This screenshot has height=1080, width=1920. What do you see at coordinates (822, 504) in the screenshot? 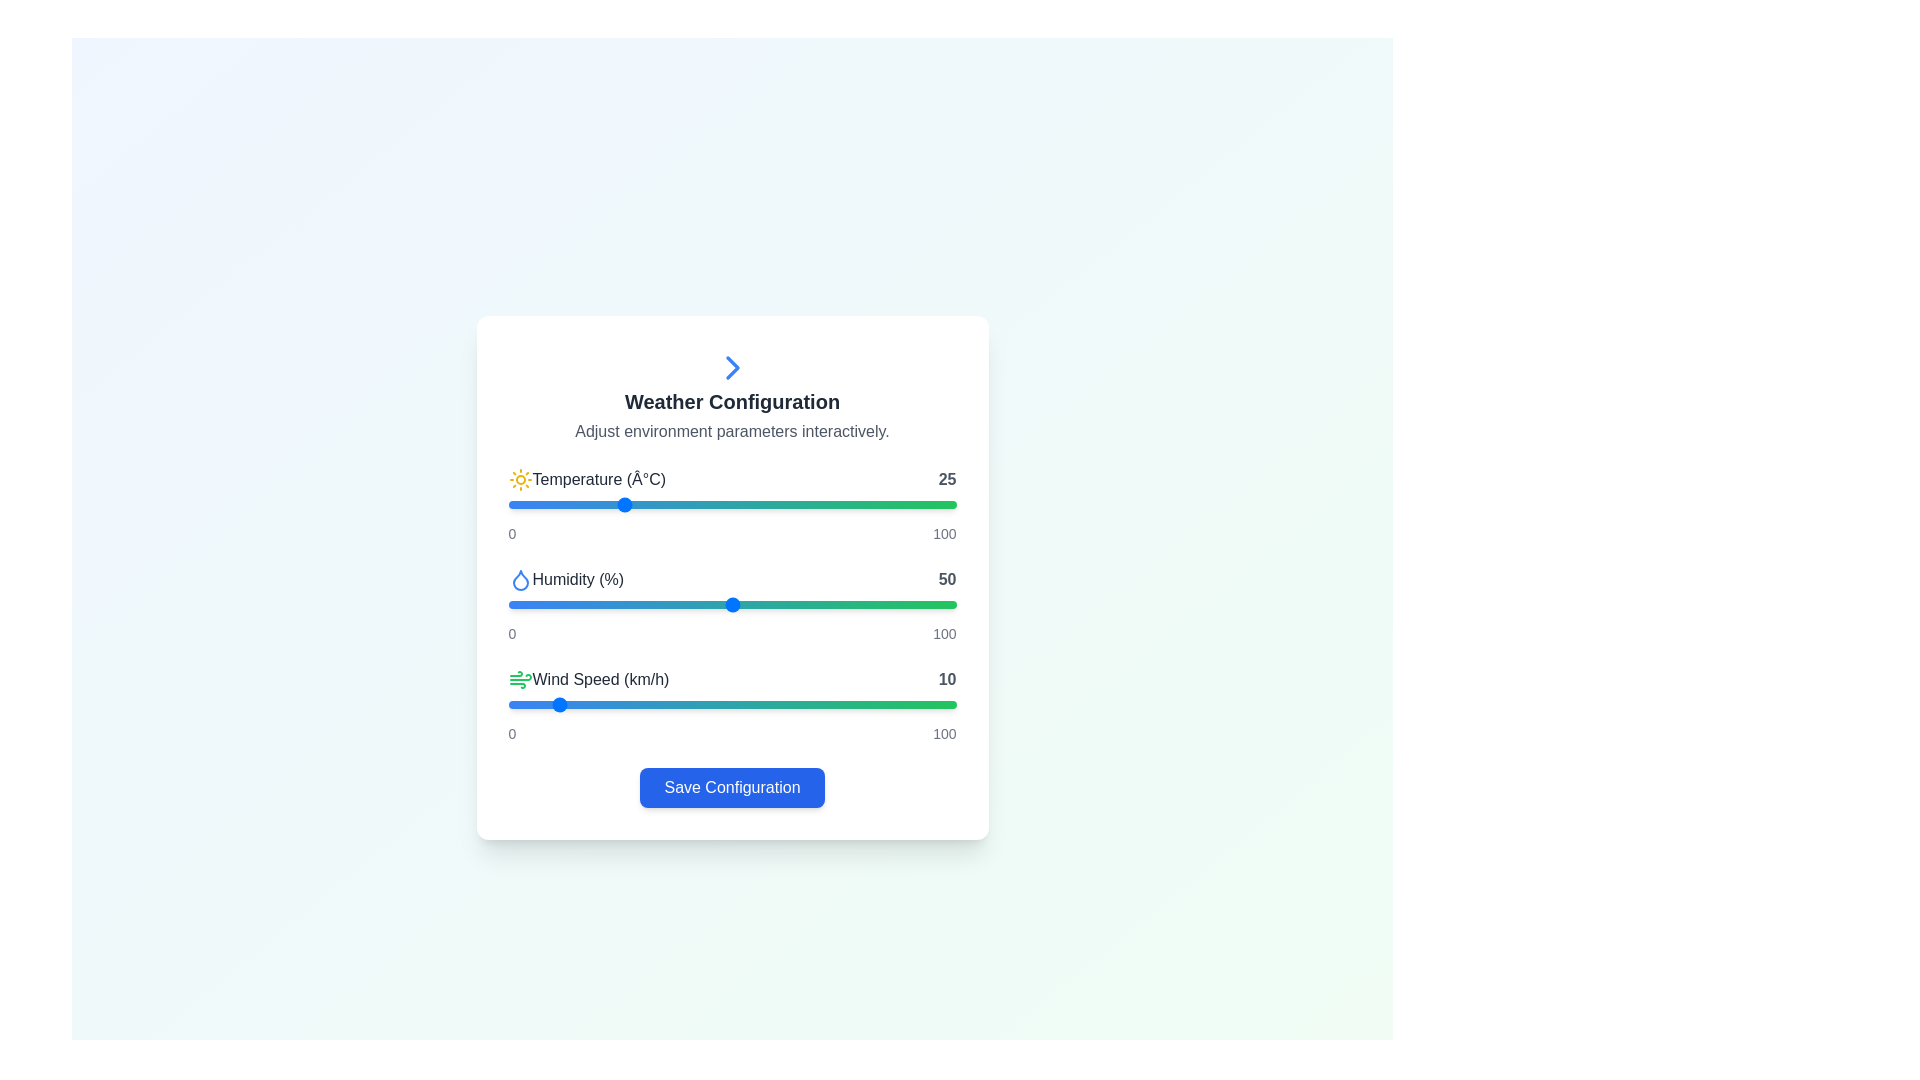
I see `temperature` at bounding box center [822, 504].